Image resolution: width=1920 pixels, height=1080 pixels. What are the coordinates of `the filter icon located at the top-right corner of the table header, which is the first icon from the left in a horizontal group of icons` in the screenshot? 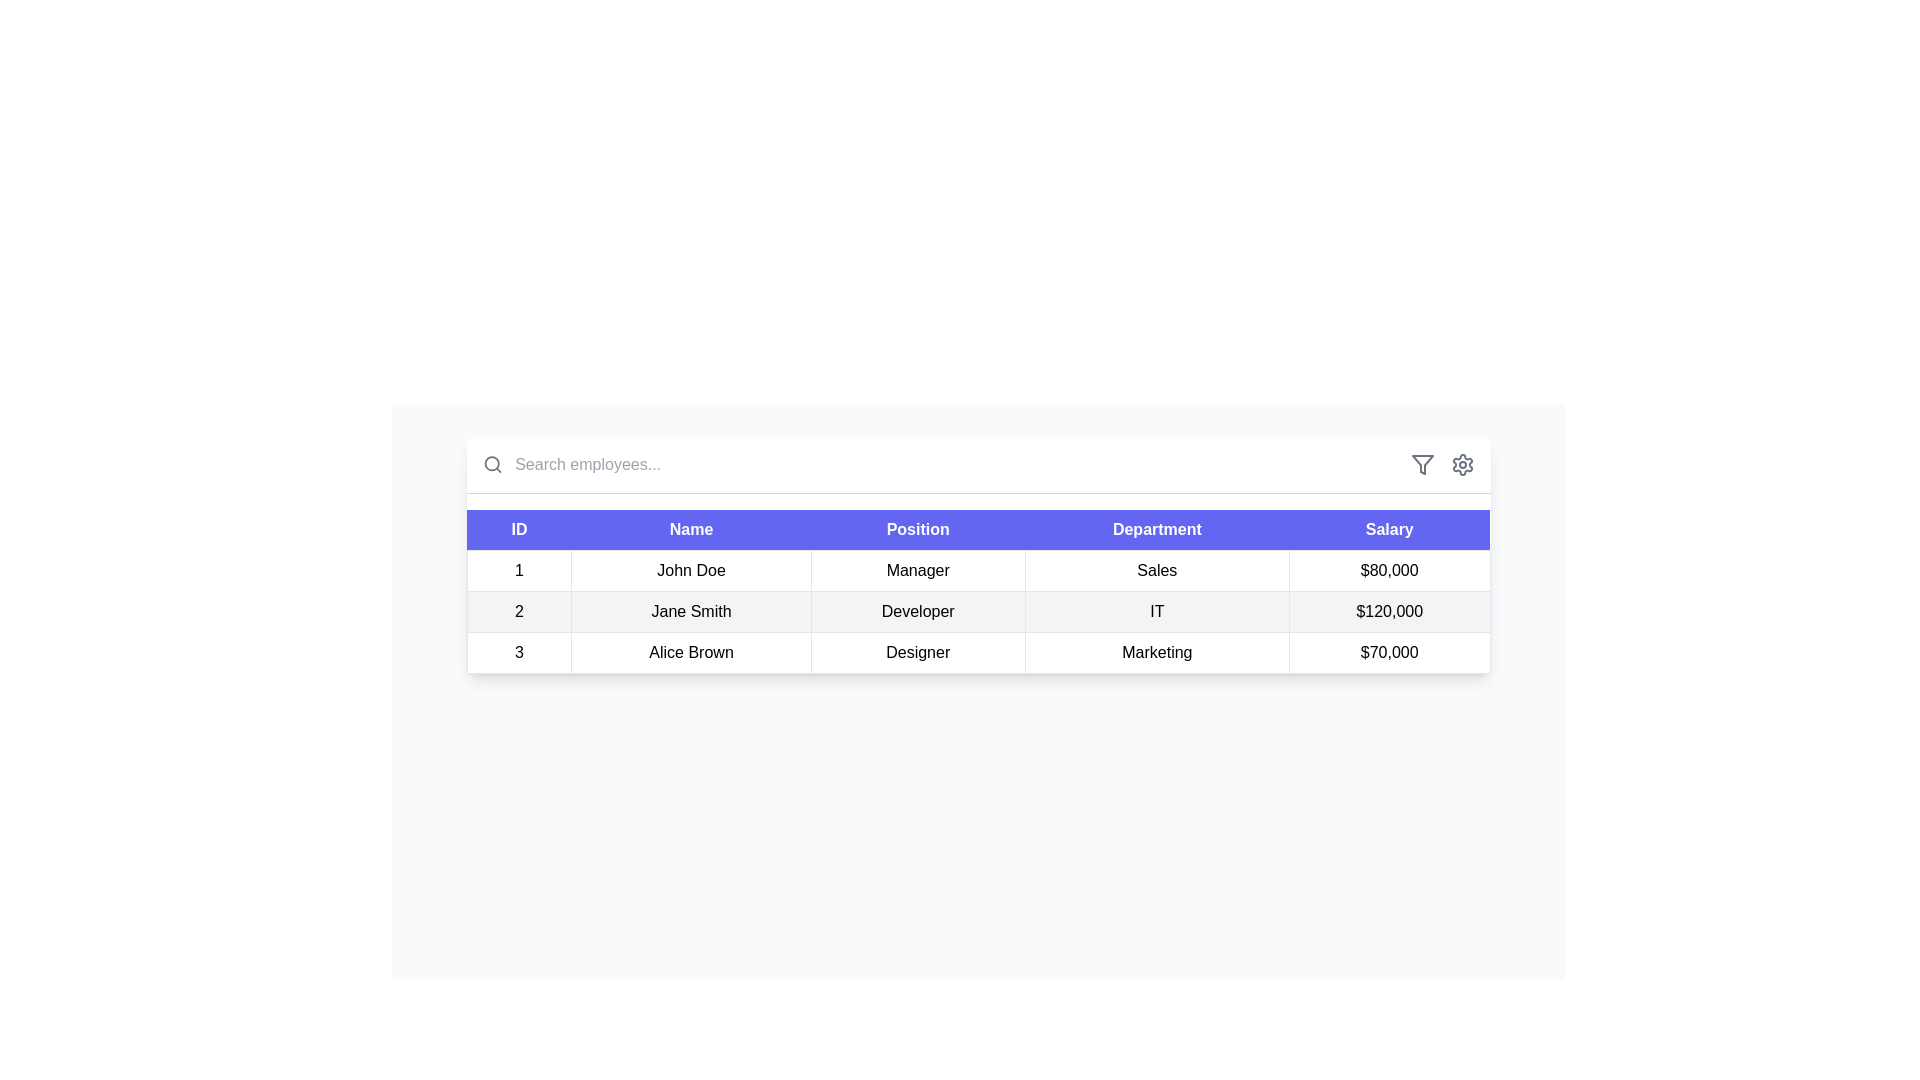 It's located at (1421, 465).